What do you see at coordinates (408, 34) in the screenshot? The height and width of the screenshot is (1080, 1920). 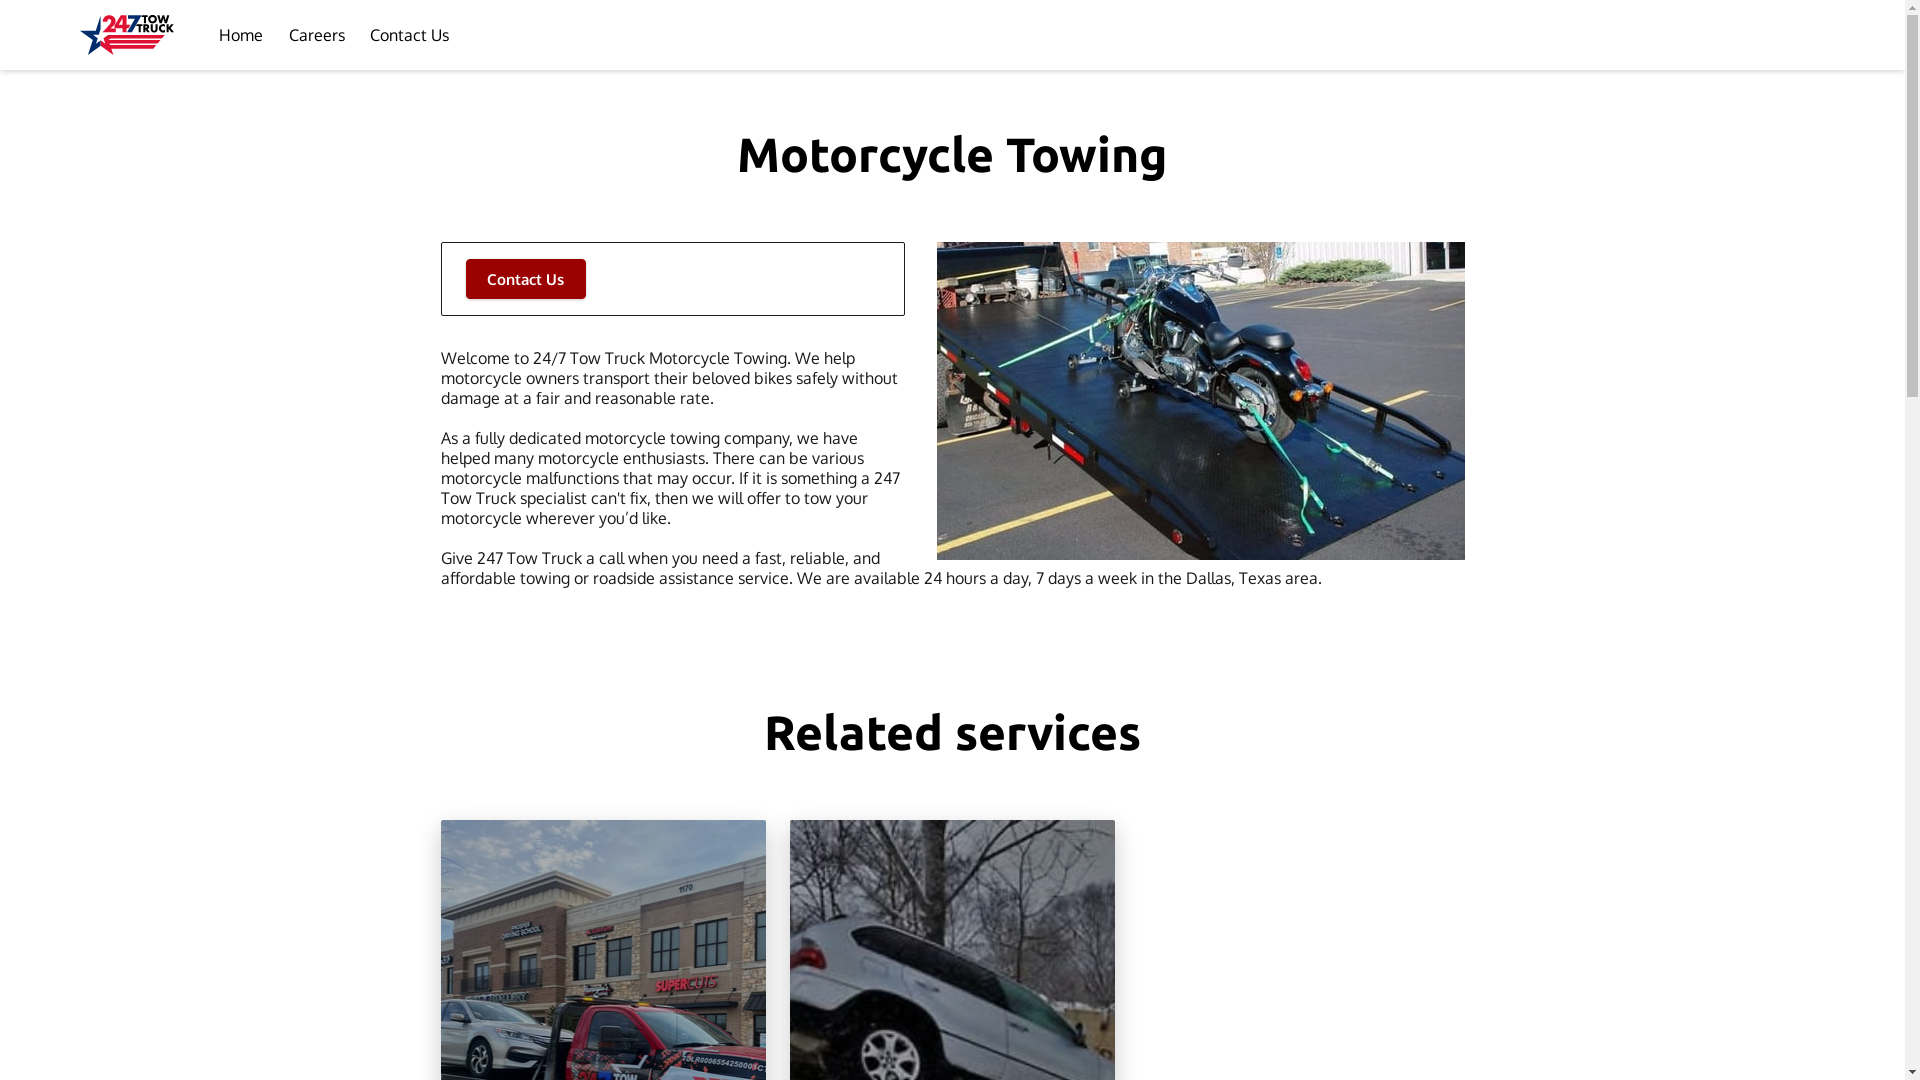 I see `'Contact Us'` at bounding box center [408, 34].